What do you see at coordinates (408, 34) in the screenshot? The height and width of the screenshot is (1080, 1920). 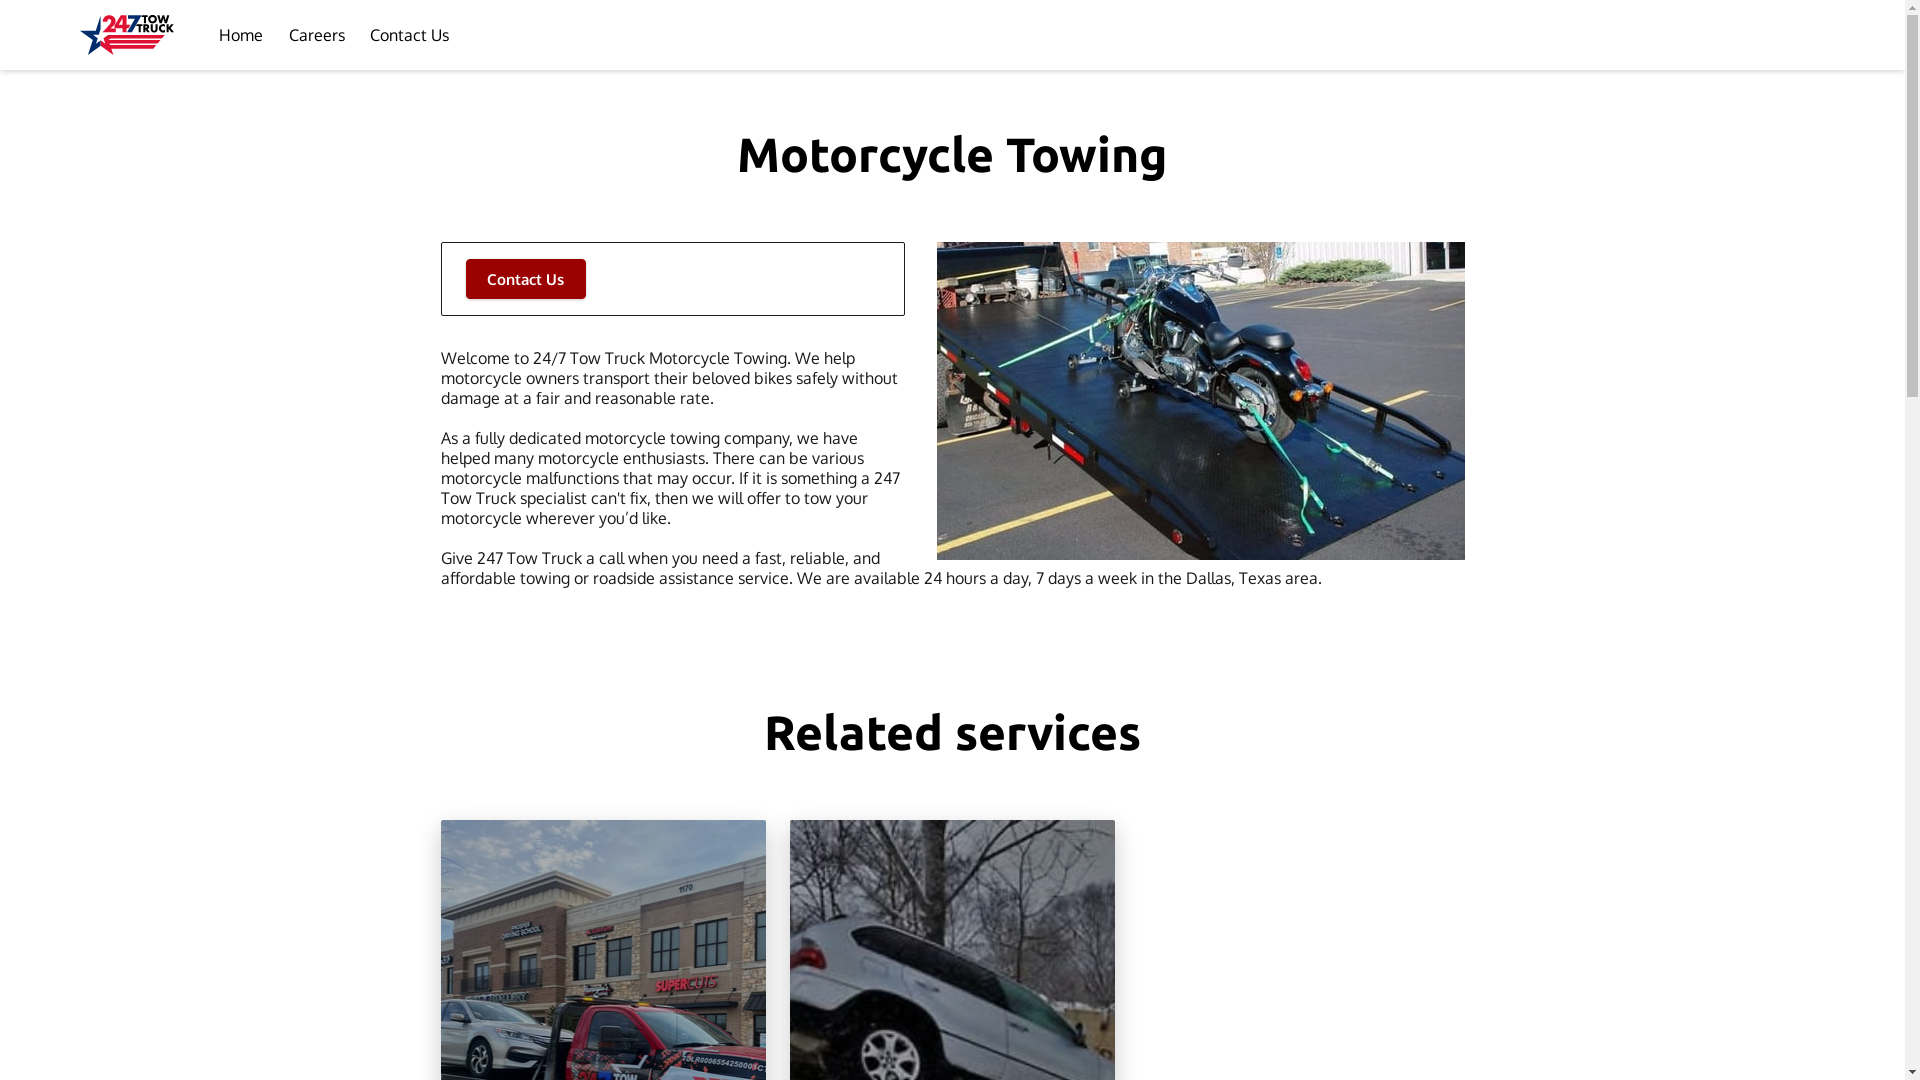 I see `'Contact Us'` at bounding box center [408, 34].